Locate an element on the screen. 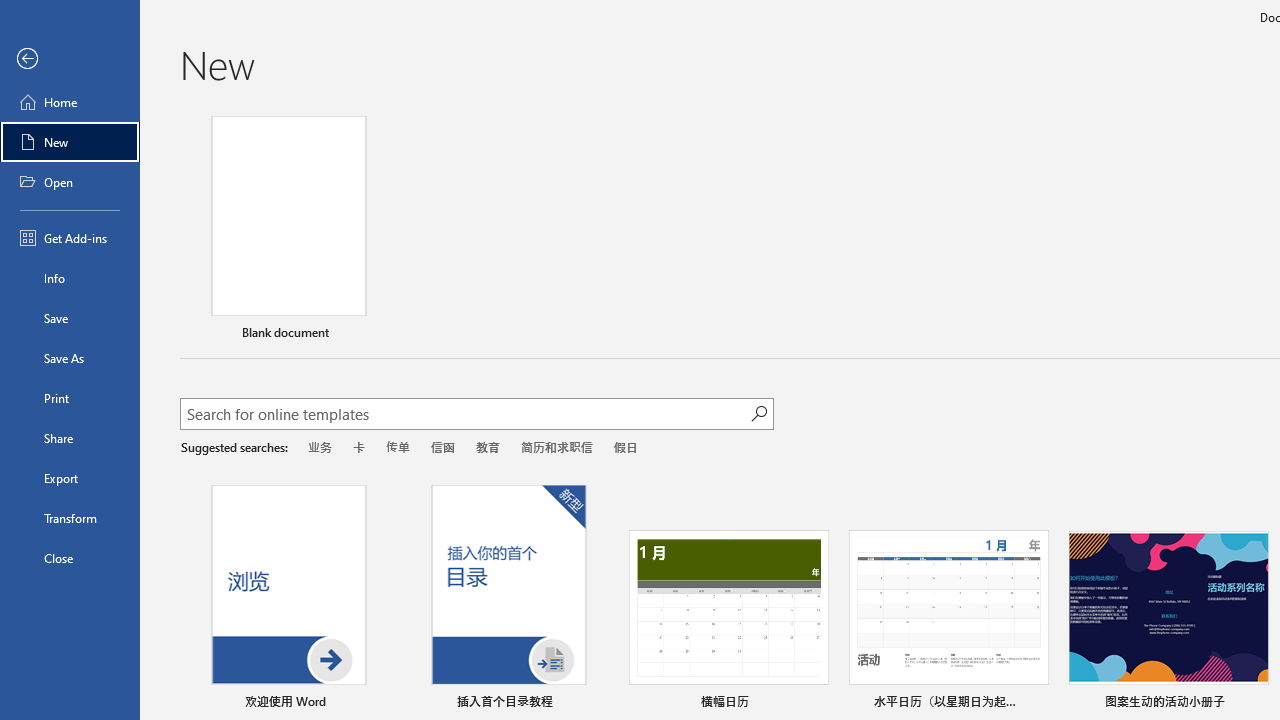 The width and height of the screenshot is (1280, 720). 'Transform' is located at coordinates (69, 517).